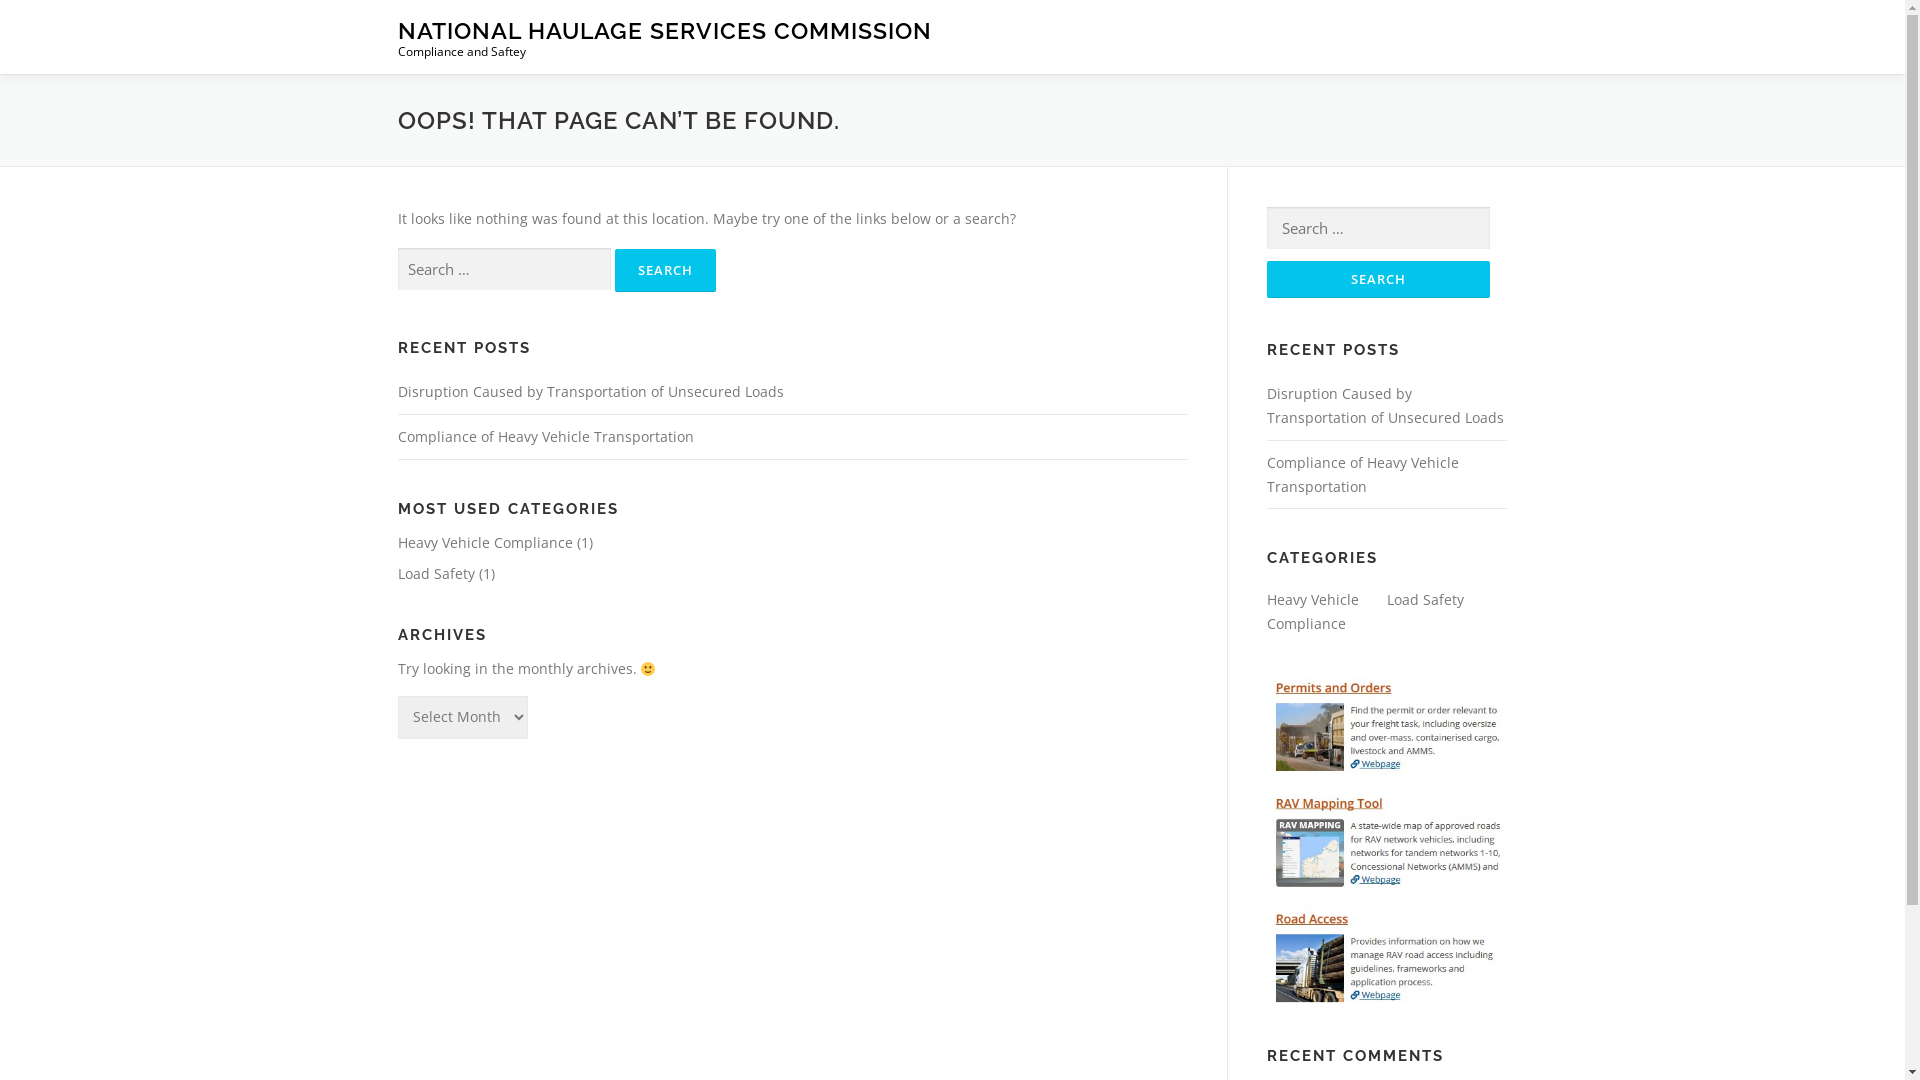 This screenshot has width=1920, height=1080. I want to click on 'Heavy Vehicle Compliance', so click(1311, 610).